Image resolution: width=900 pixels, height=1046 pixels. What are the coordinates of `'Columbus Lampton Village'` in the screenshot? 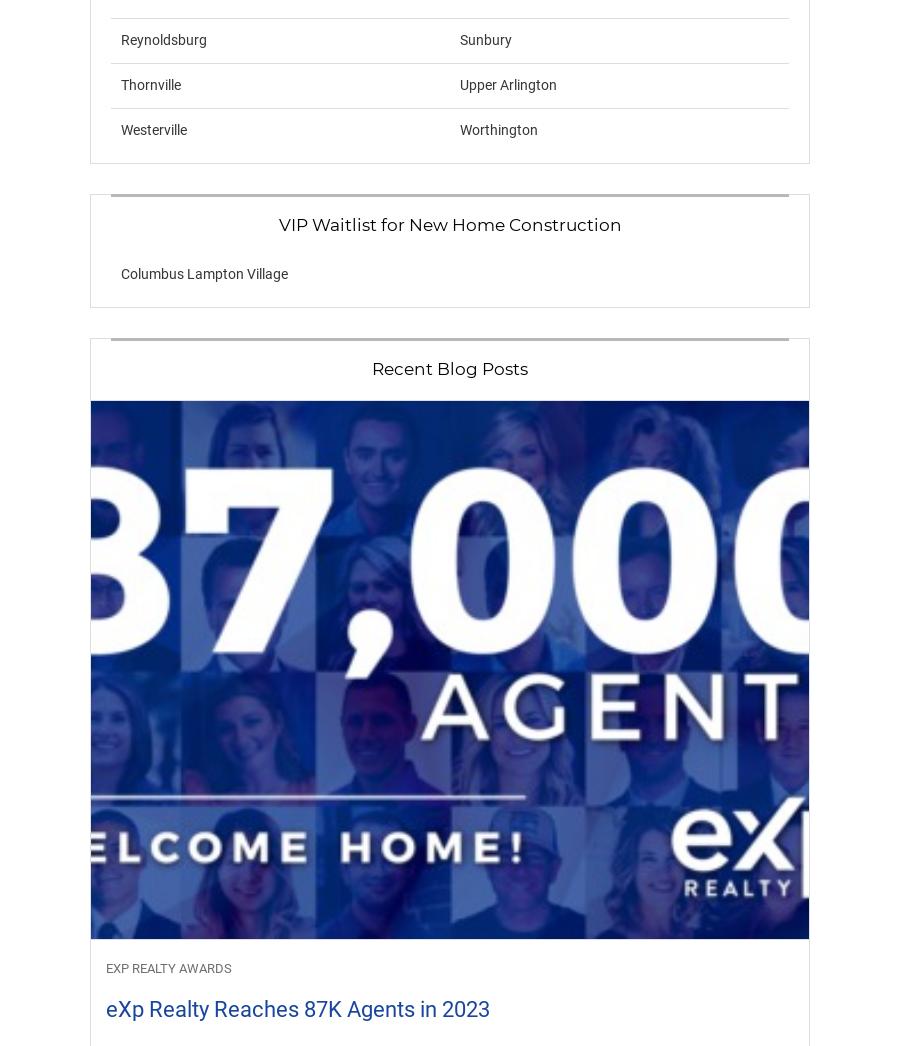 It's located at (120, 274).